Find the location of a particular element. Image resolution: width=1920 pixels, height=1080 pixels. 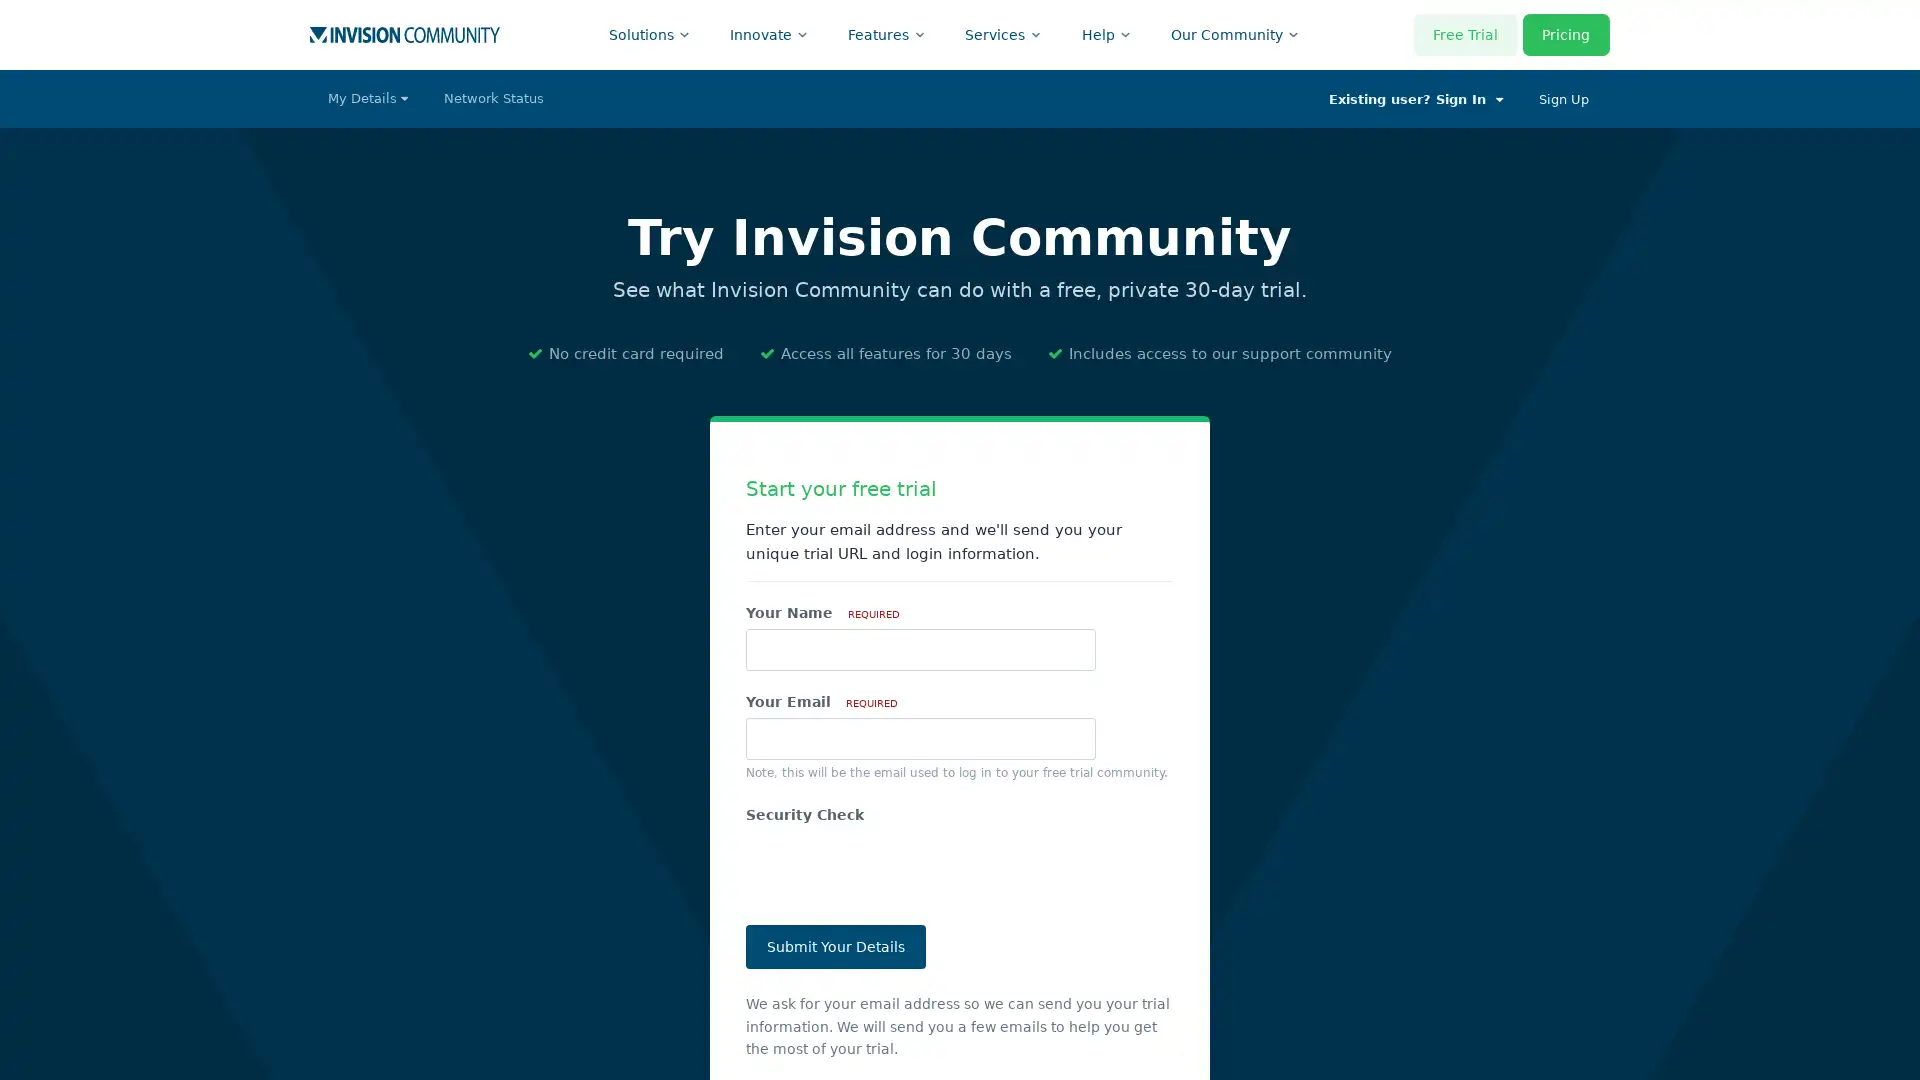

Submit Your Details is located at coordinates (835, 945).